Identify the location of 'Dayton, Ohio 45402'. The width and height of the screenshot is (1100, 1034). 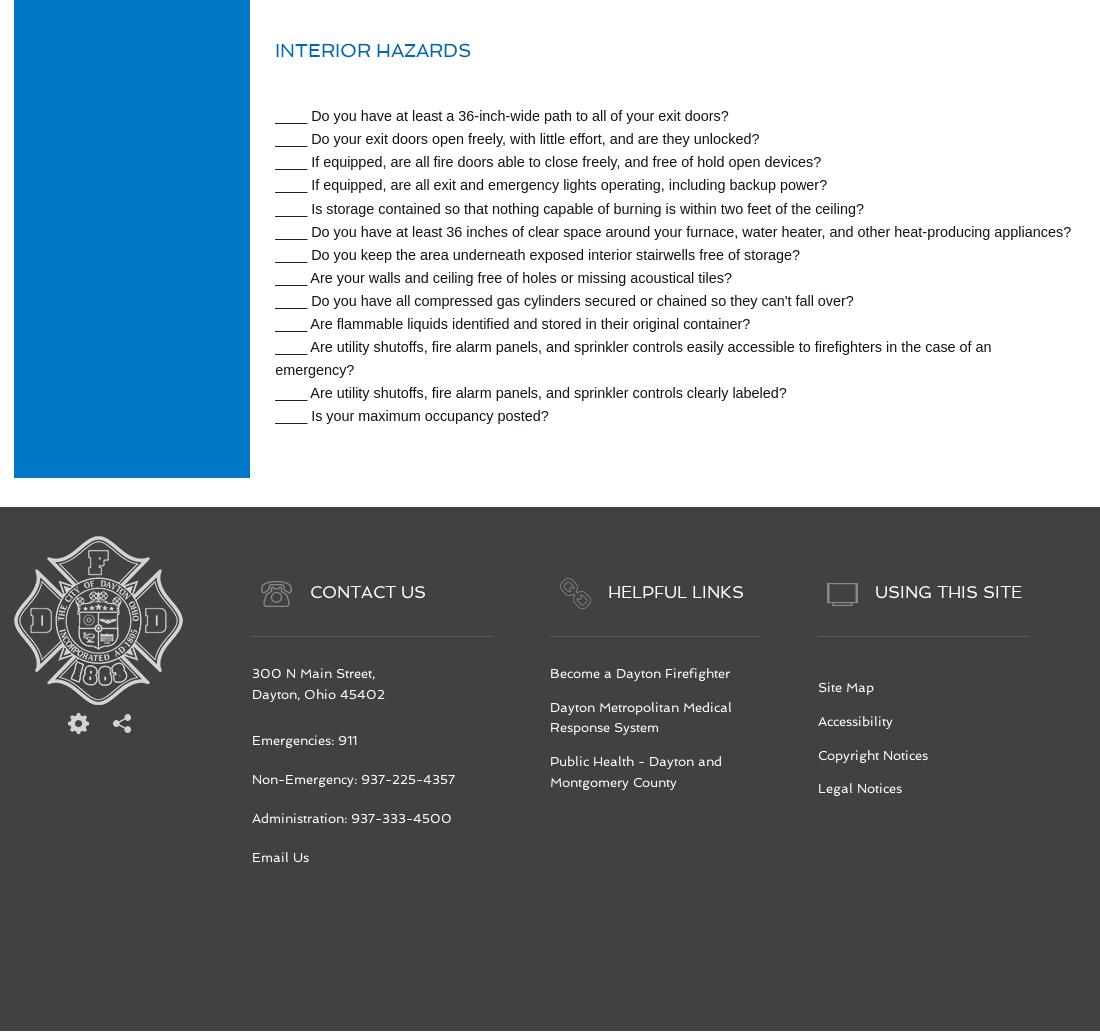
(316, 693).